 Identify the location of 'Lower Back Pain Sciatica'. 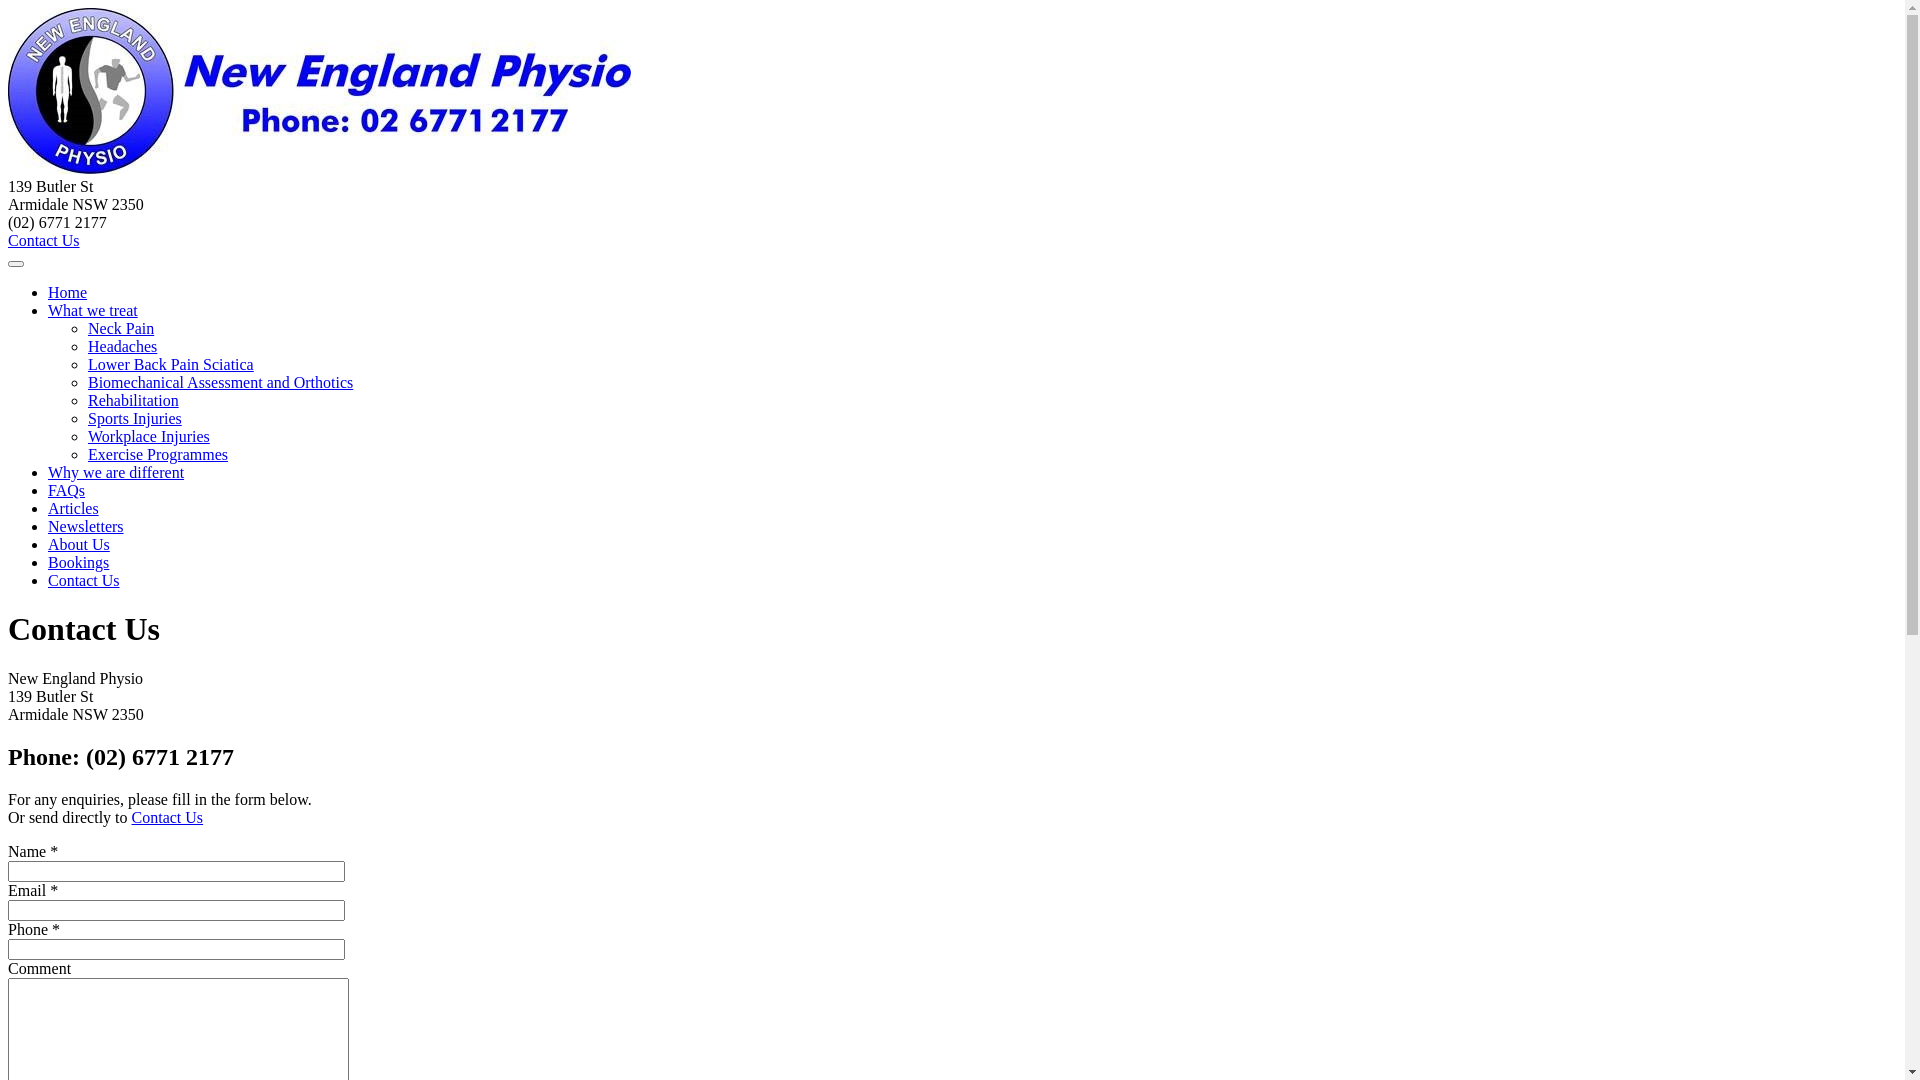
(171, 364).